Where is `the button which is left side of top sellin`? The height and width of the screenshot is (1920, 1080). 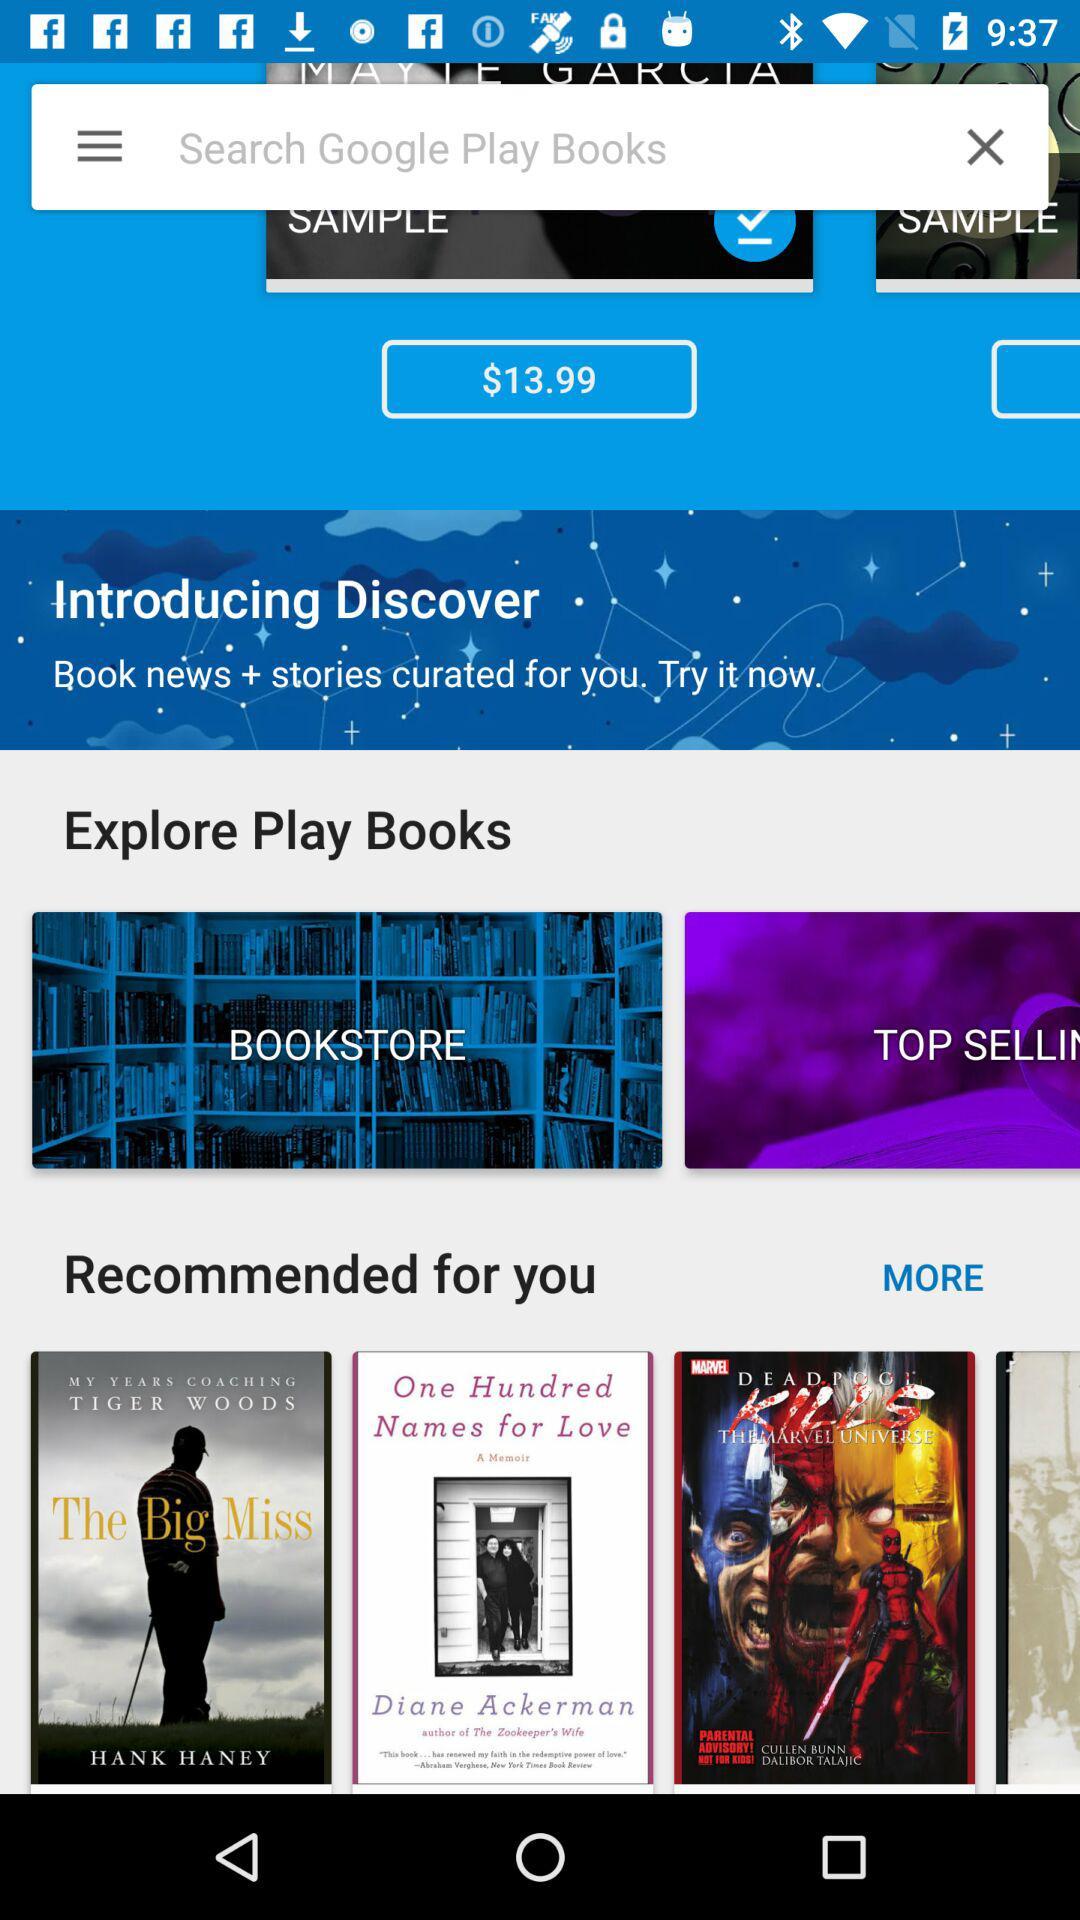 the button which is left side of top sellin is located at coordinates (346, 1040).